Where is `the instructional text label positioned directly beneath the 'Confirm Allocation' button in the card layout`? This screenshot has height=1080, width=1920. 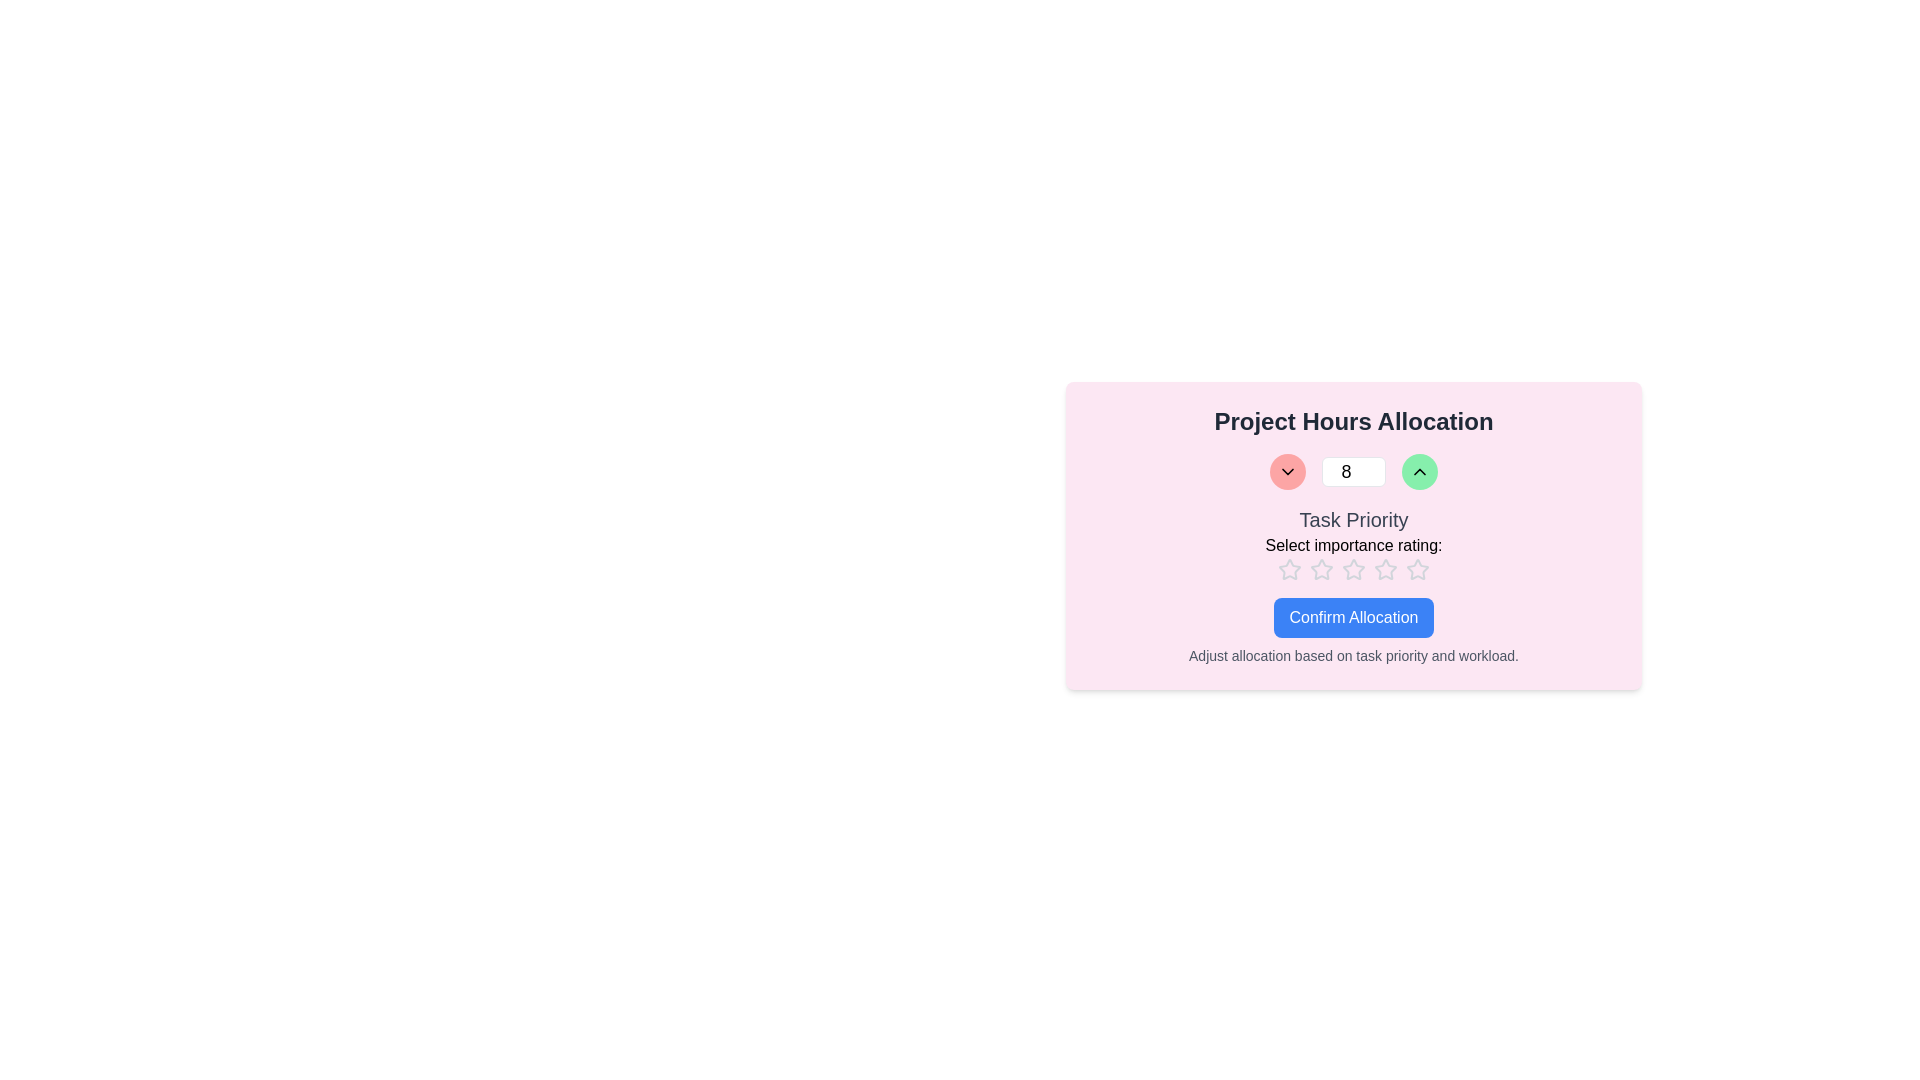 the instructional text label positioned directly beneath the 'Confirm Allocation' button in the card layout is located at coordinates (1353, 655).